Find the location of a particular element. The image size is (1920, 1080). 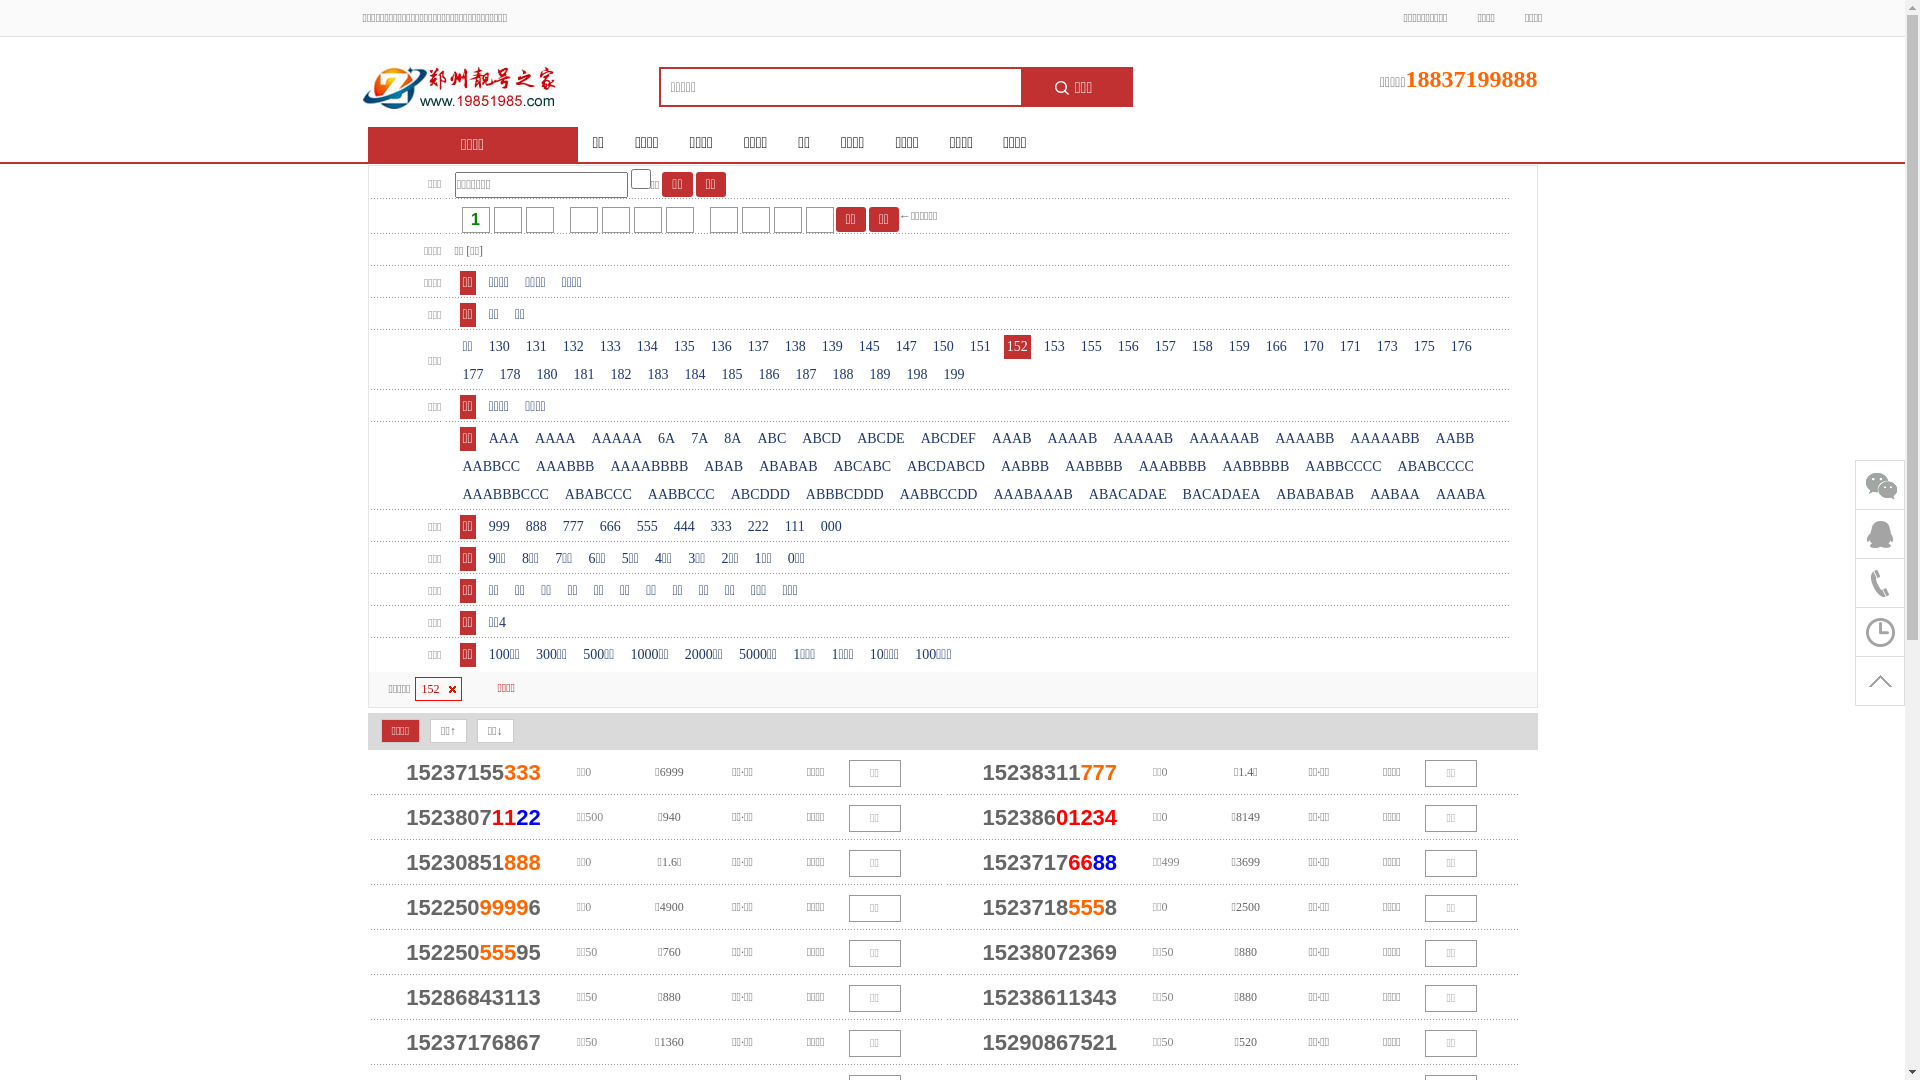

'134' is located at coordinates (647, 346).